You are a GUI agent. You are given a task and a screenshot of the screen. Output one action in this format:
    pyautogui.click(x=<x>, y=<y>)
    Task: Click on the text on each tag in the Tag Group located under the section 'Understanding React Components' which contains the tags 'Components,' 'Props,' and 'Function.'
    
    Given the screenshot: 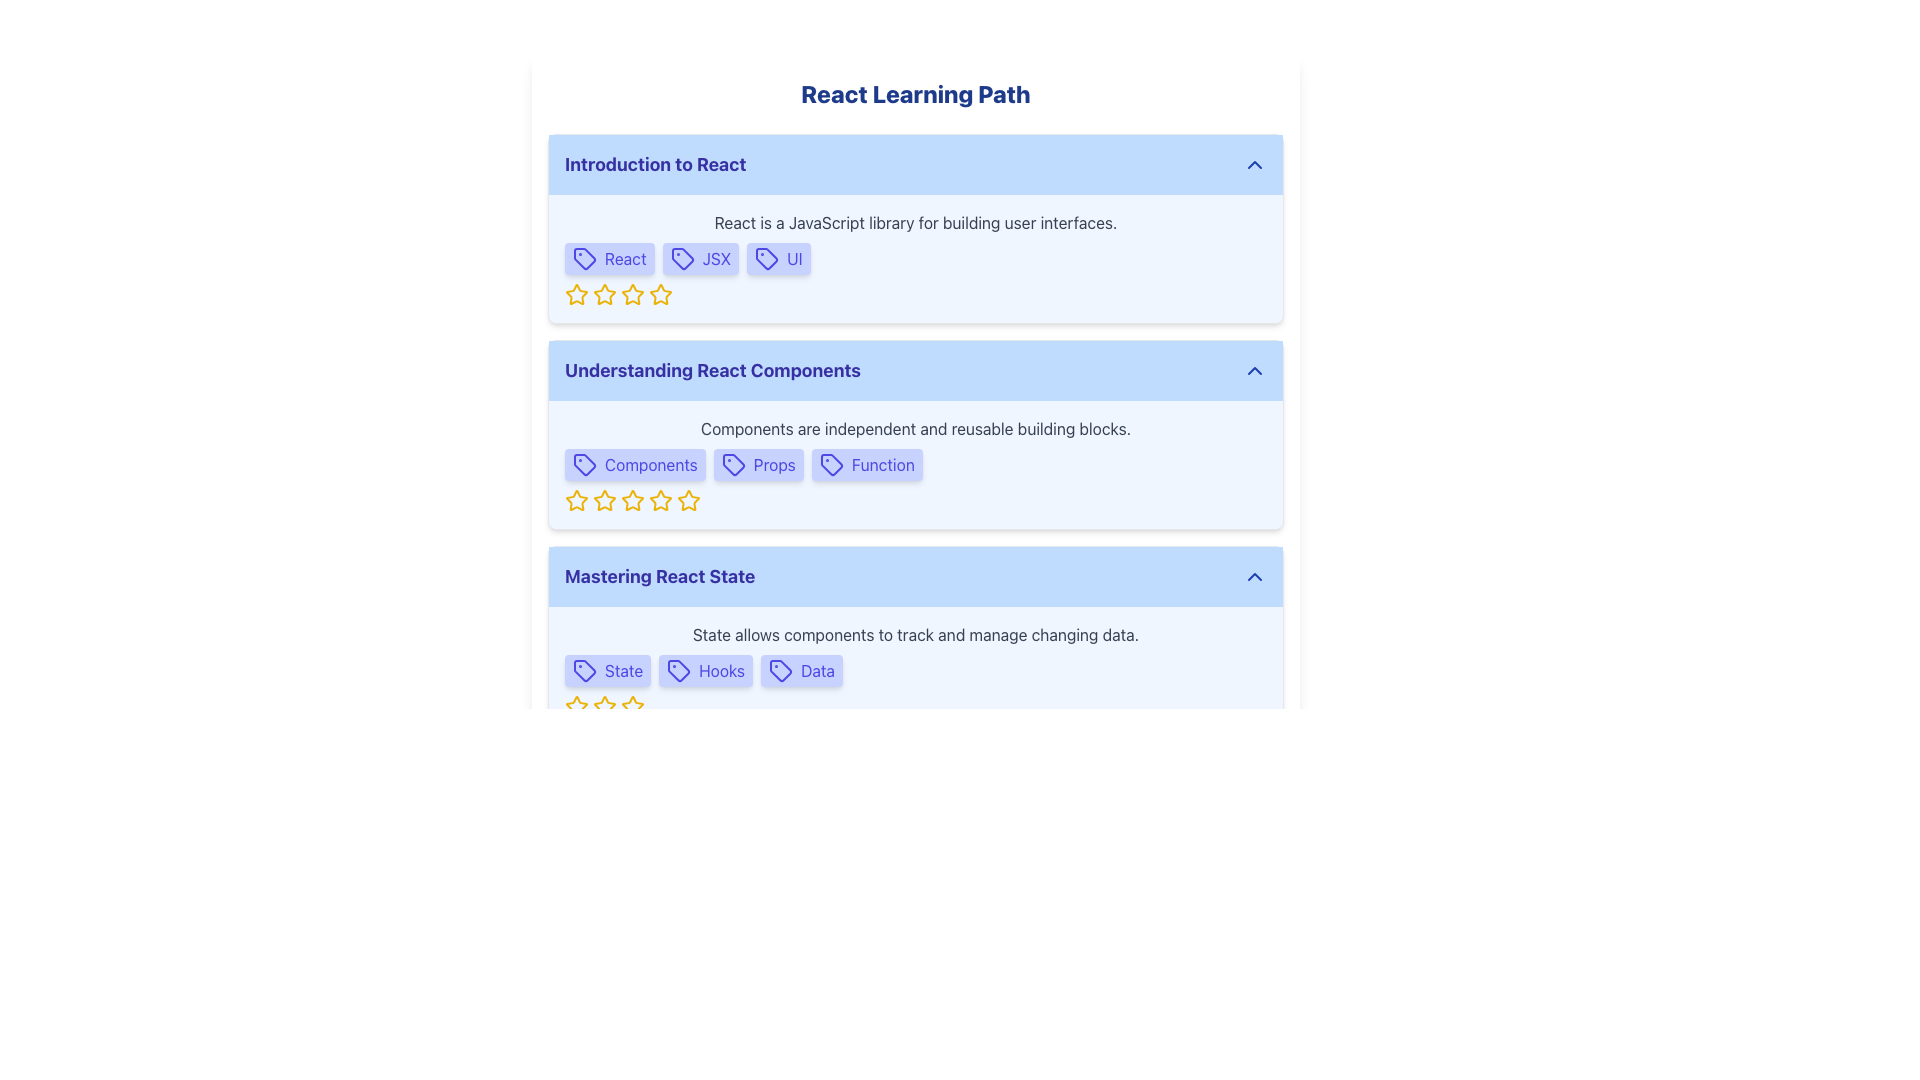 What is the action you would take?
    pyautogui.click(x=915, y=465)
    